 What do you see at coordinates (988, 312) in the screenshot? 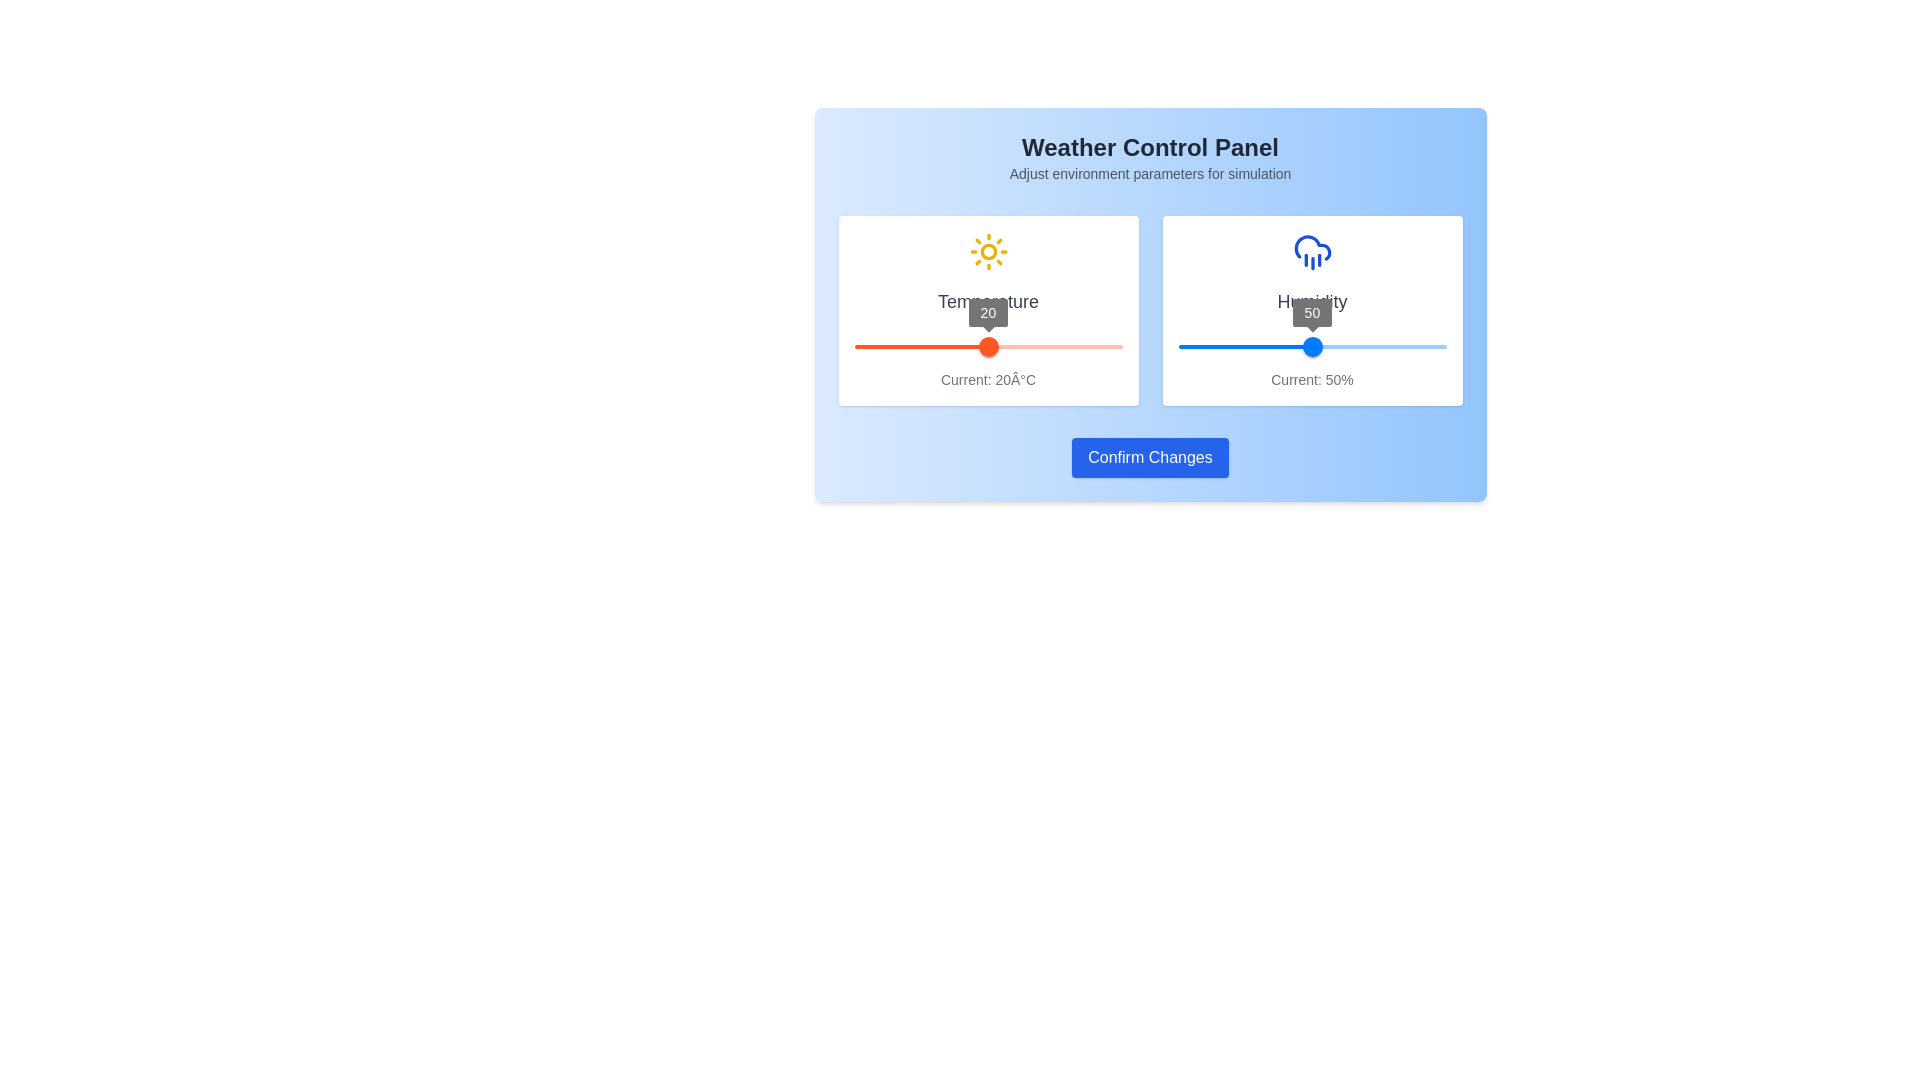
I see `the Tooltip-like value label that displays the current temperature value ('20') above the red Temperature slider in the Weather Control Panel` at bounding box center [988, 312].